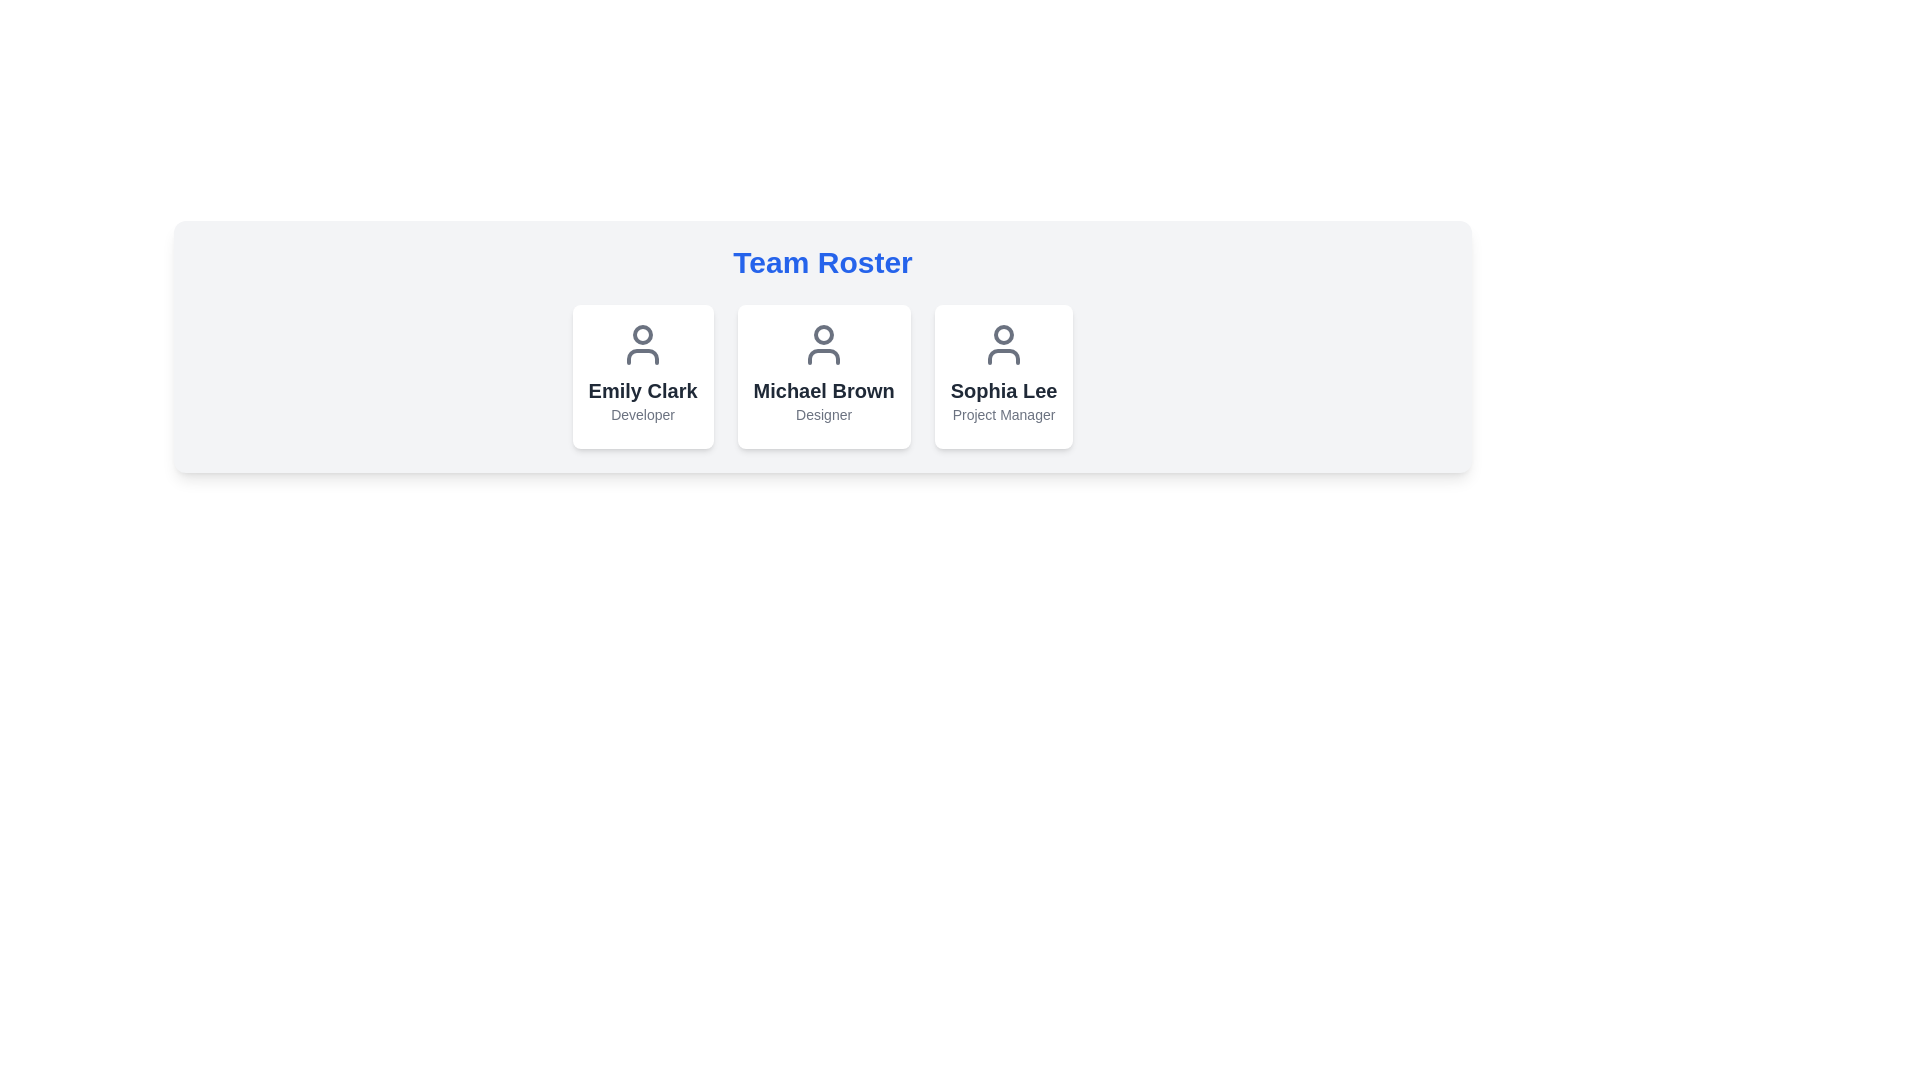 Image resolution: width=1920 pixels, height=1080 pixels. I want to click on text content of the label displaying 'Emily Clark', which is prominently positioned in bold on a card in the team roster section, so click(643, 390).